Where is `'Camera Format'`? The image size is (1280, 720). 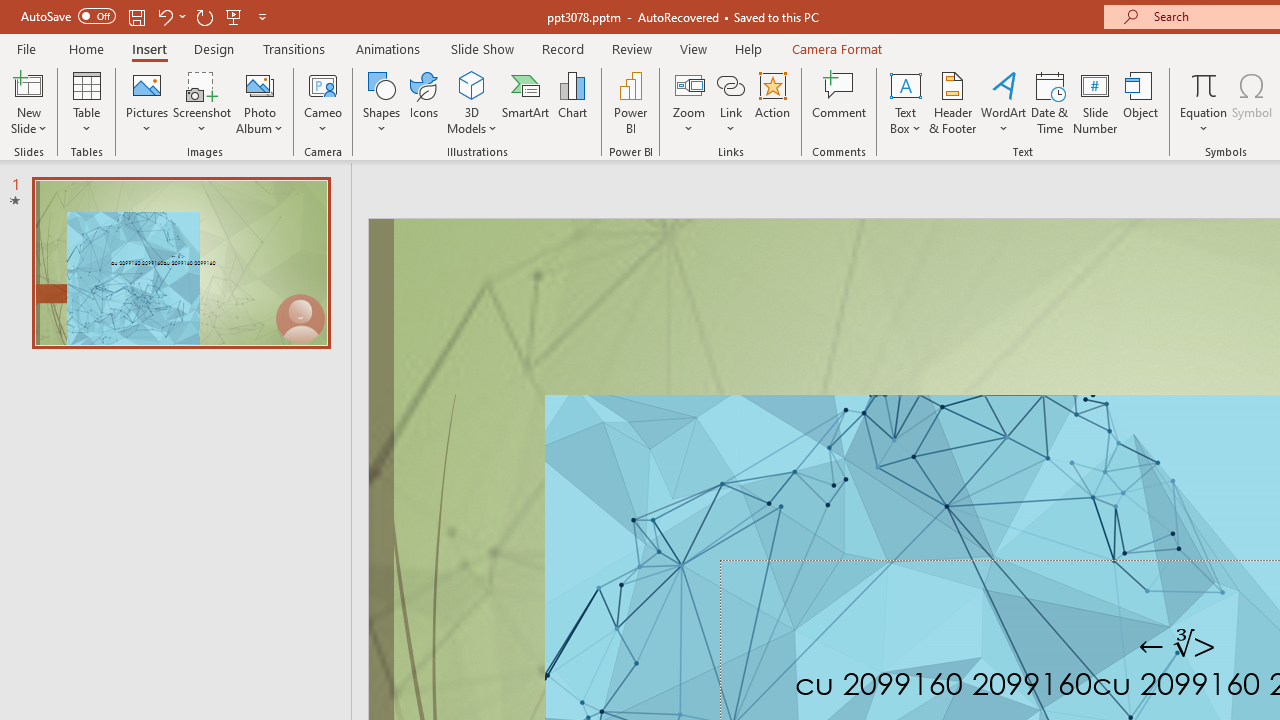 'Camera Format' is located at coordinates (837, 48).